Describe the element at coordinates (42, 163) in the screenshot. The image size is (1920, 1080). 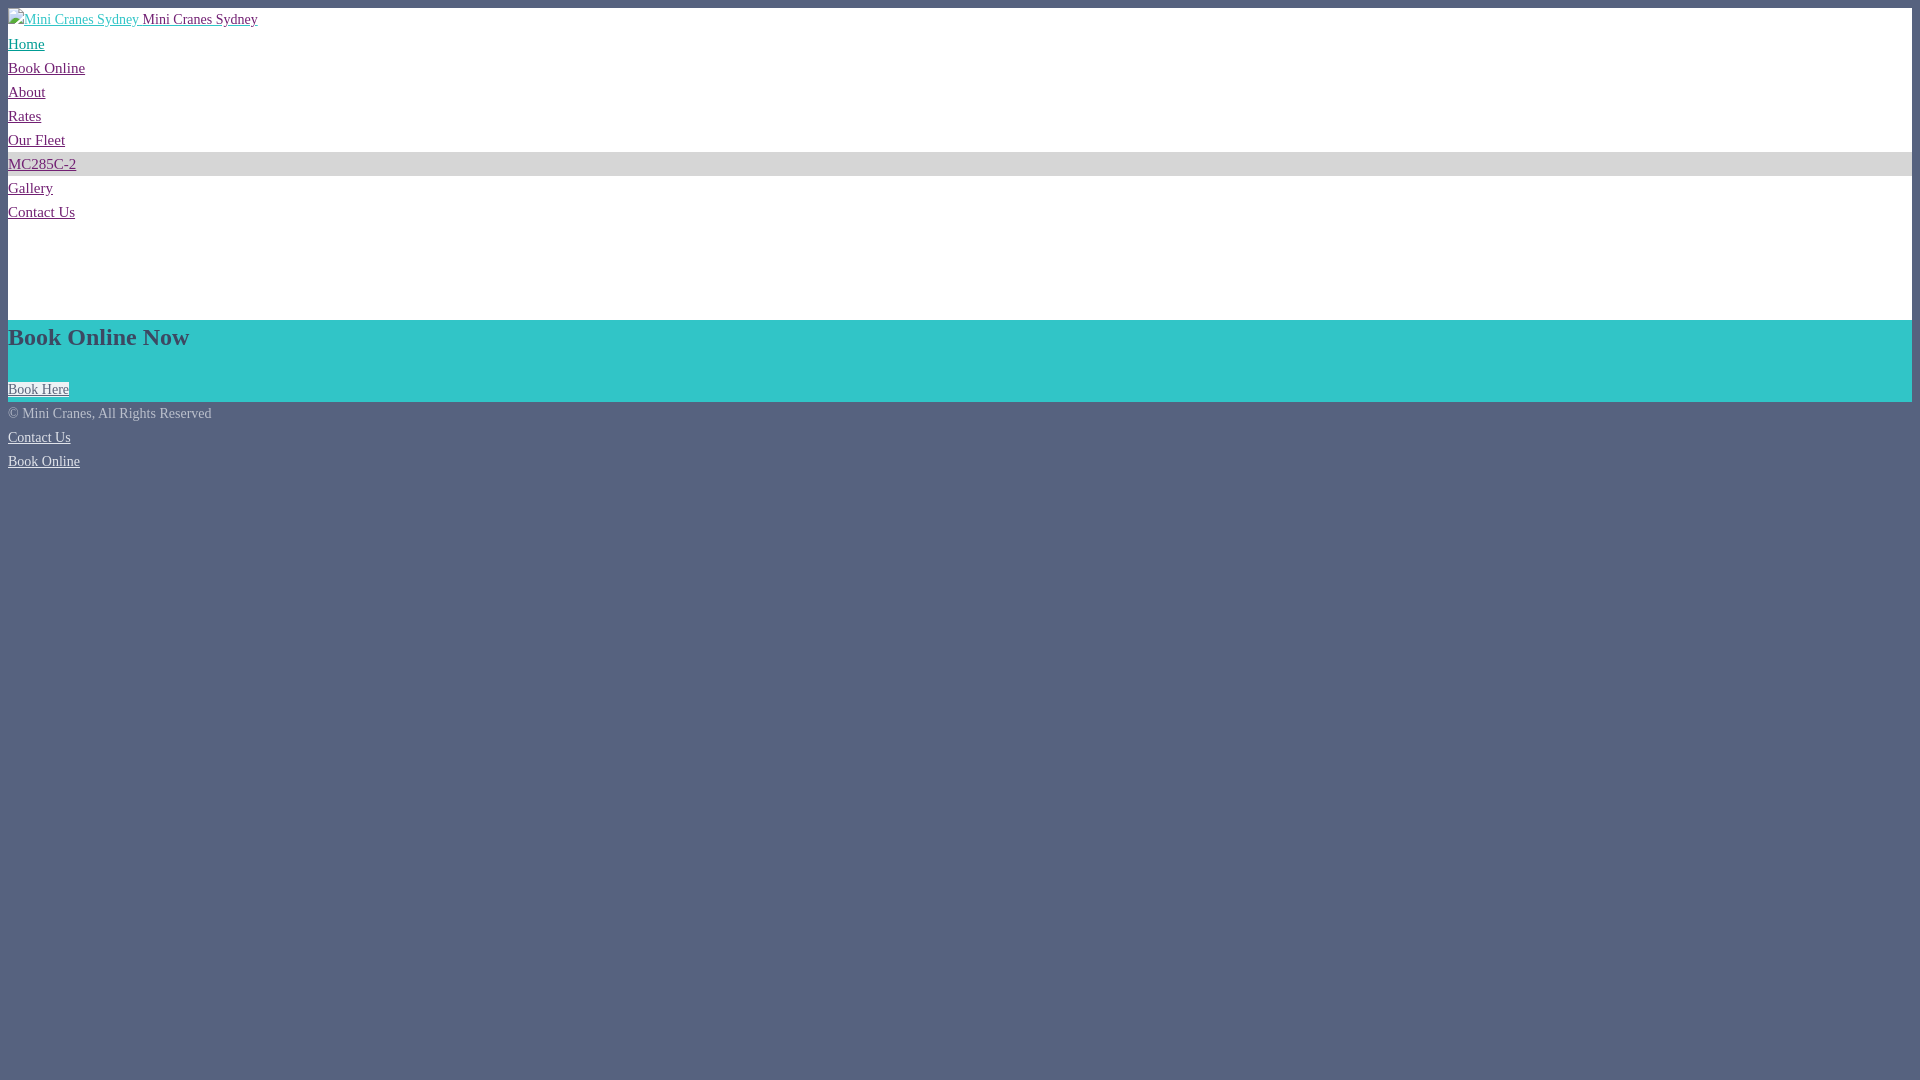
I see `'MC285C-2'` at that location.